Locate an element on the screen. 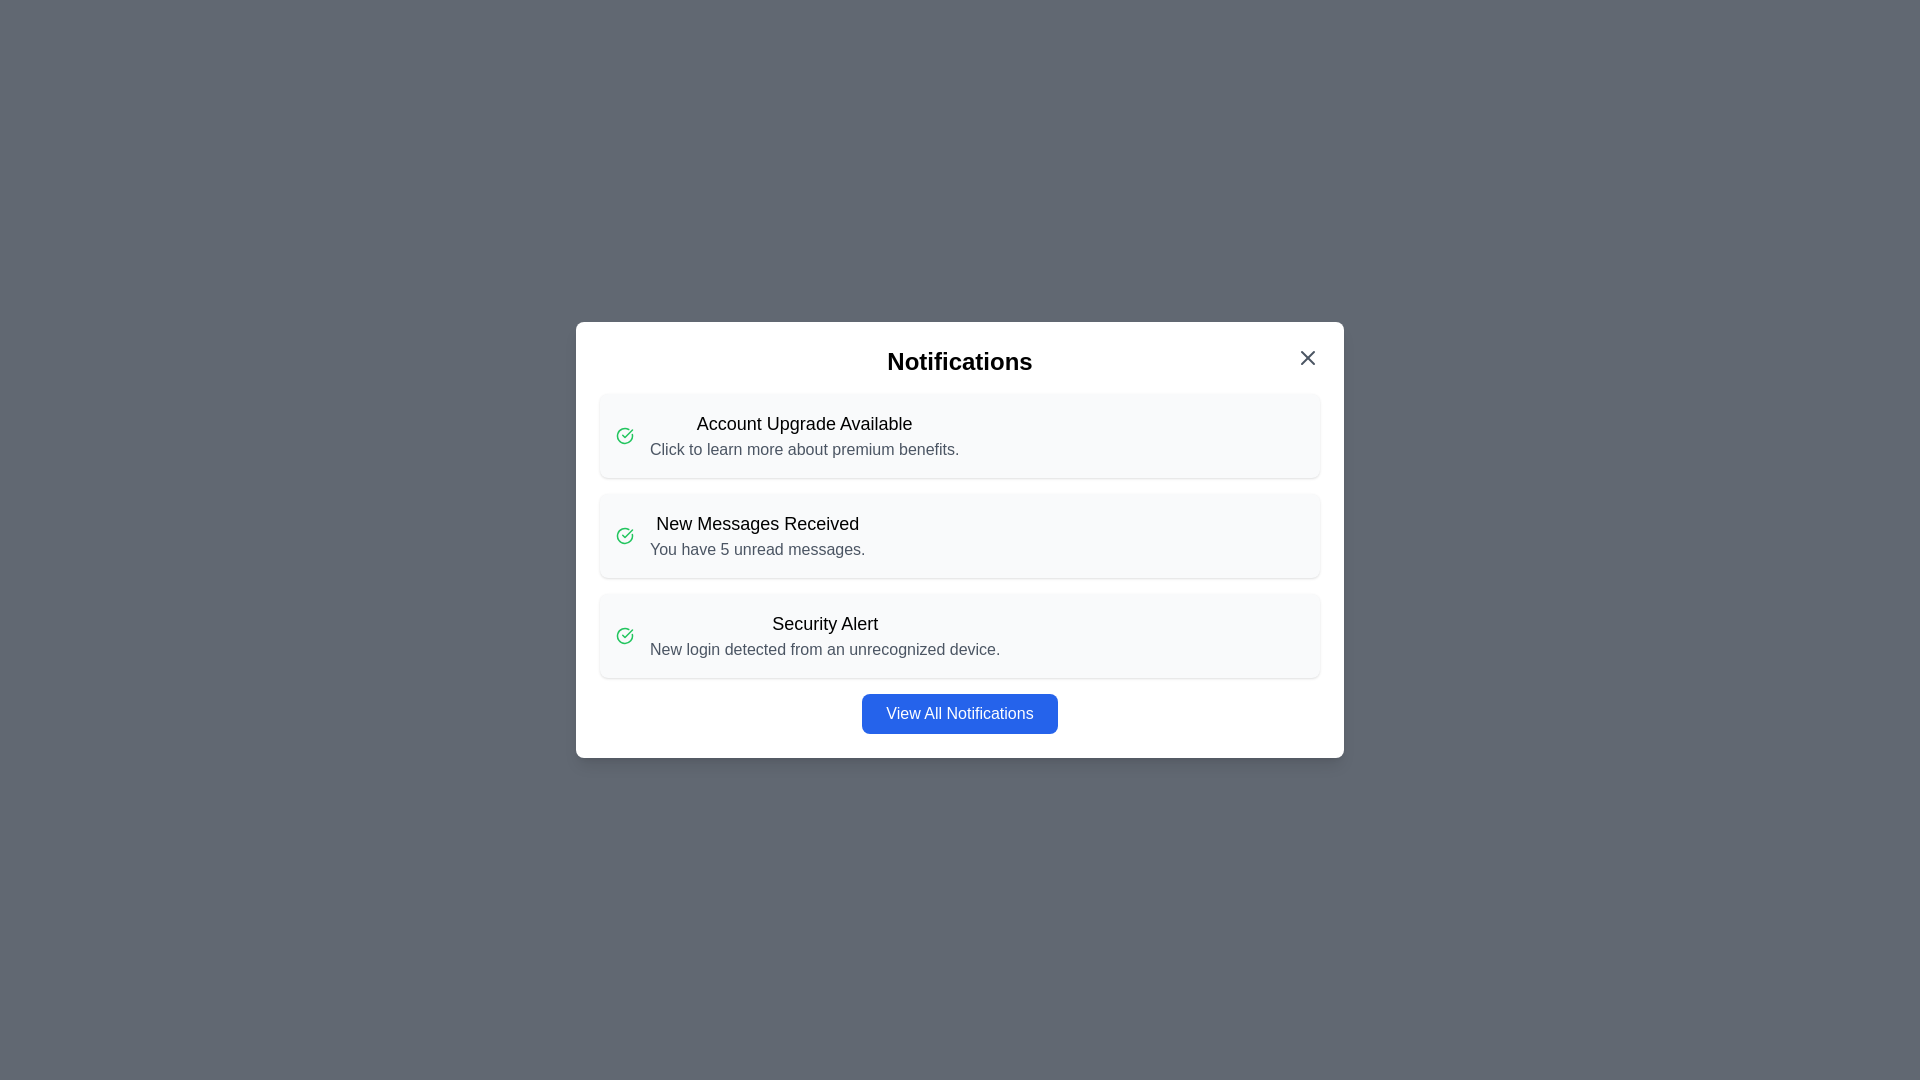 This screenshot has width=1920, height=1080. the navigation button at the bottom center of the 'Notifications' modal dialog is located at coordinates (960, 712).